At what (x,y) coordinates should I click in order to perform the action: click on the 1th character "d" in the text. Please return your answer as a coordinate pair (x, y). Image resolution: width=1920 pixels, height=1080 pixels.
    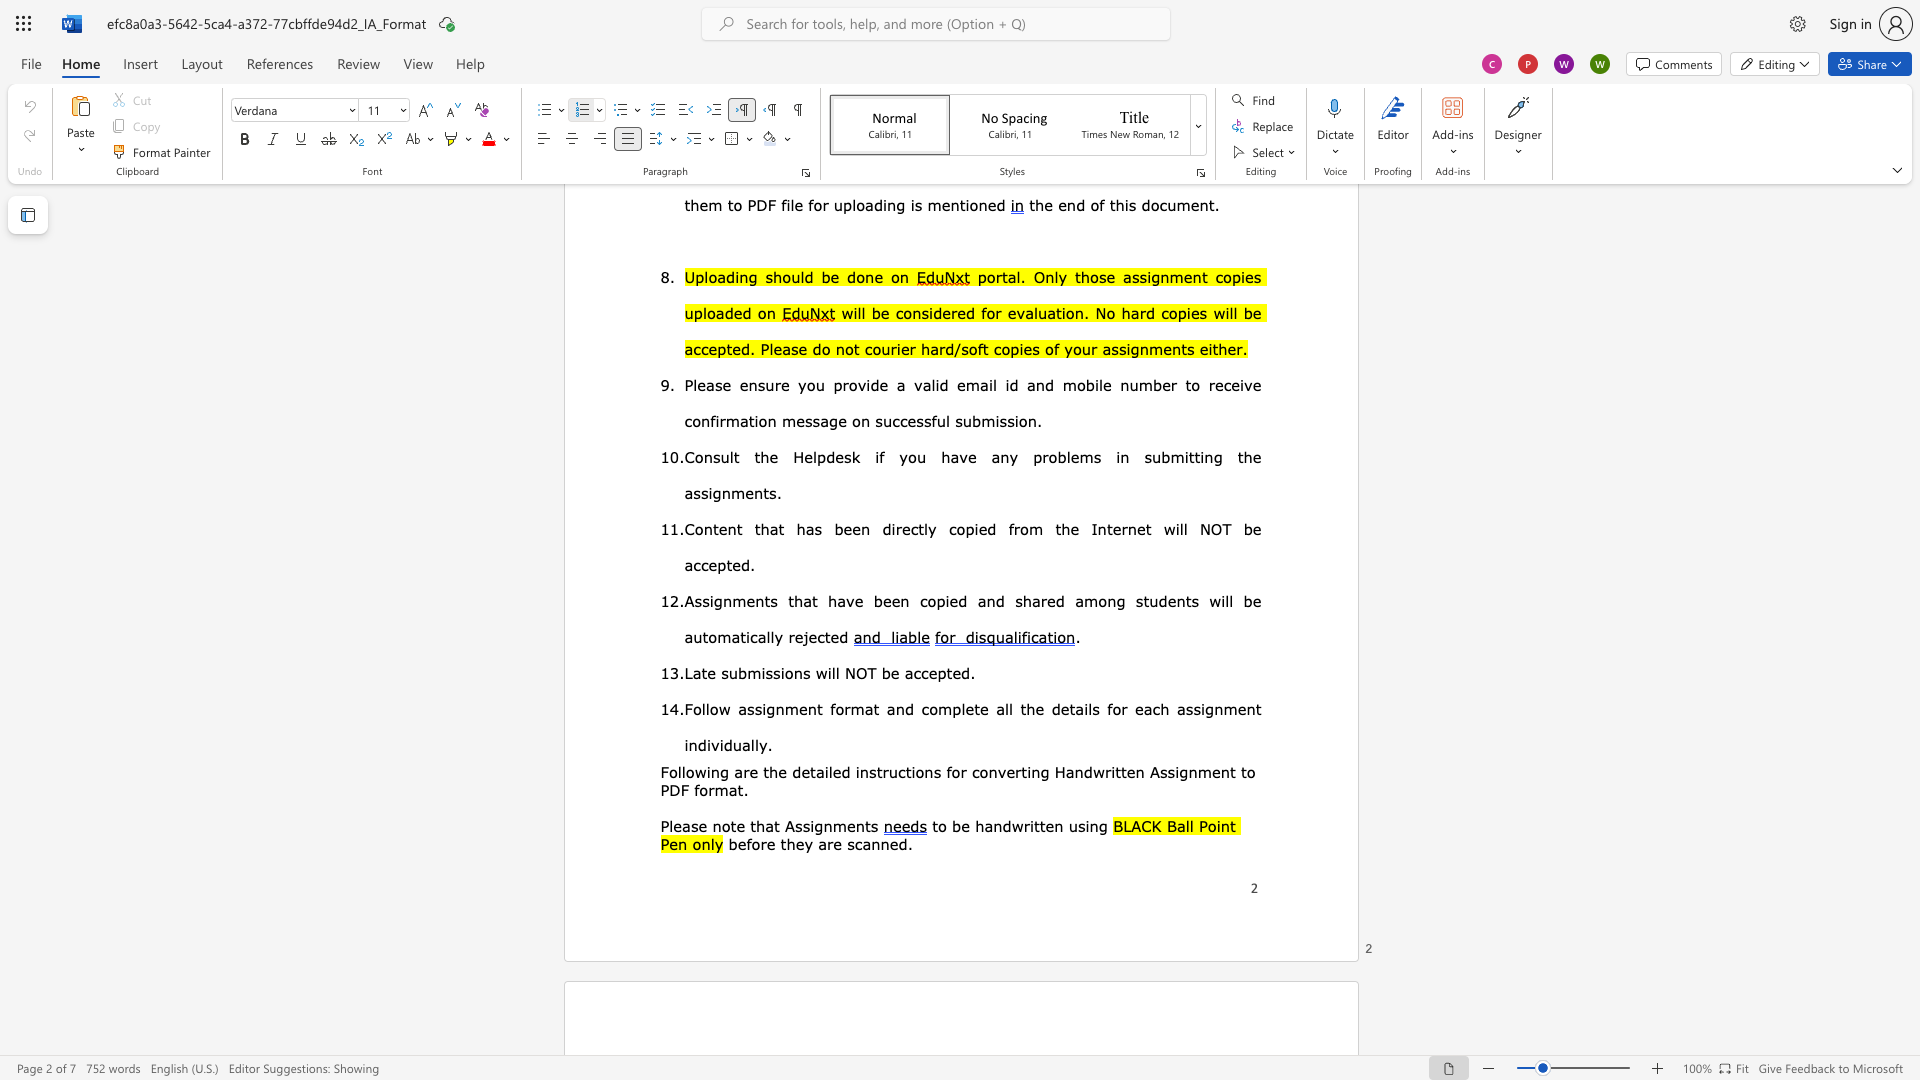
    Looking at the image, I should click on (795, 770).